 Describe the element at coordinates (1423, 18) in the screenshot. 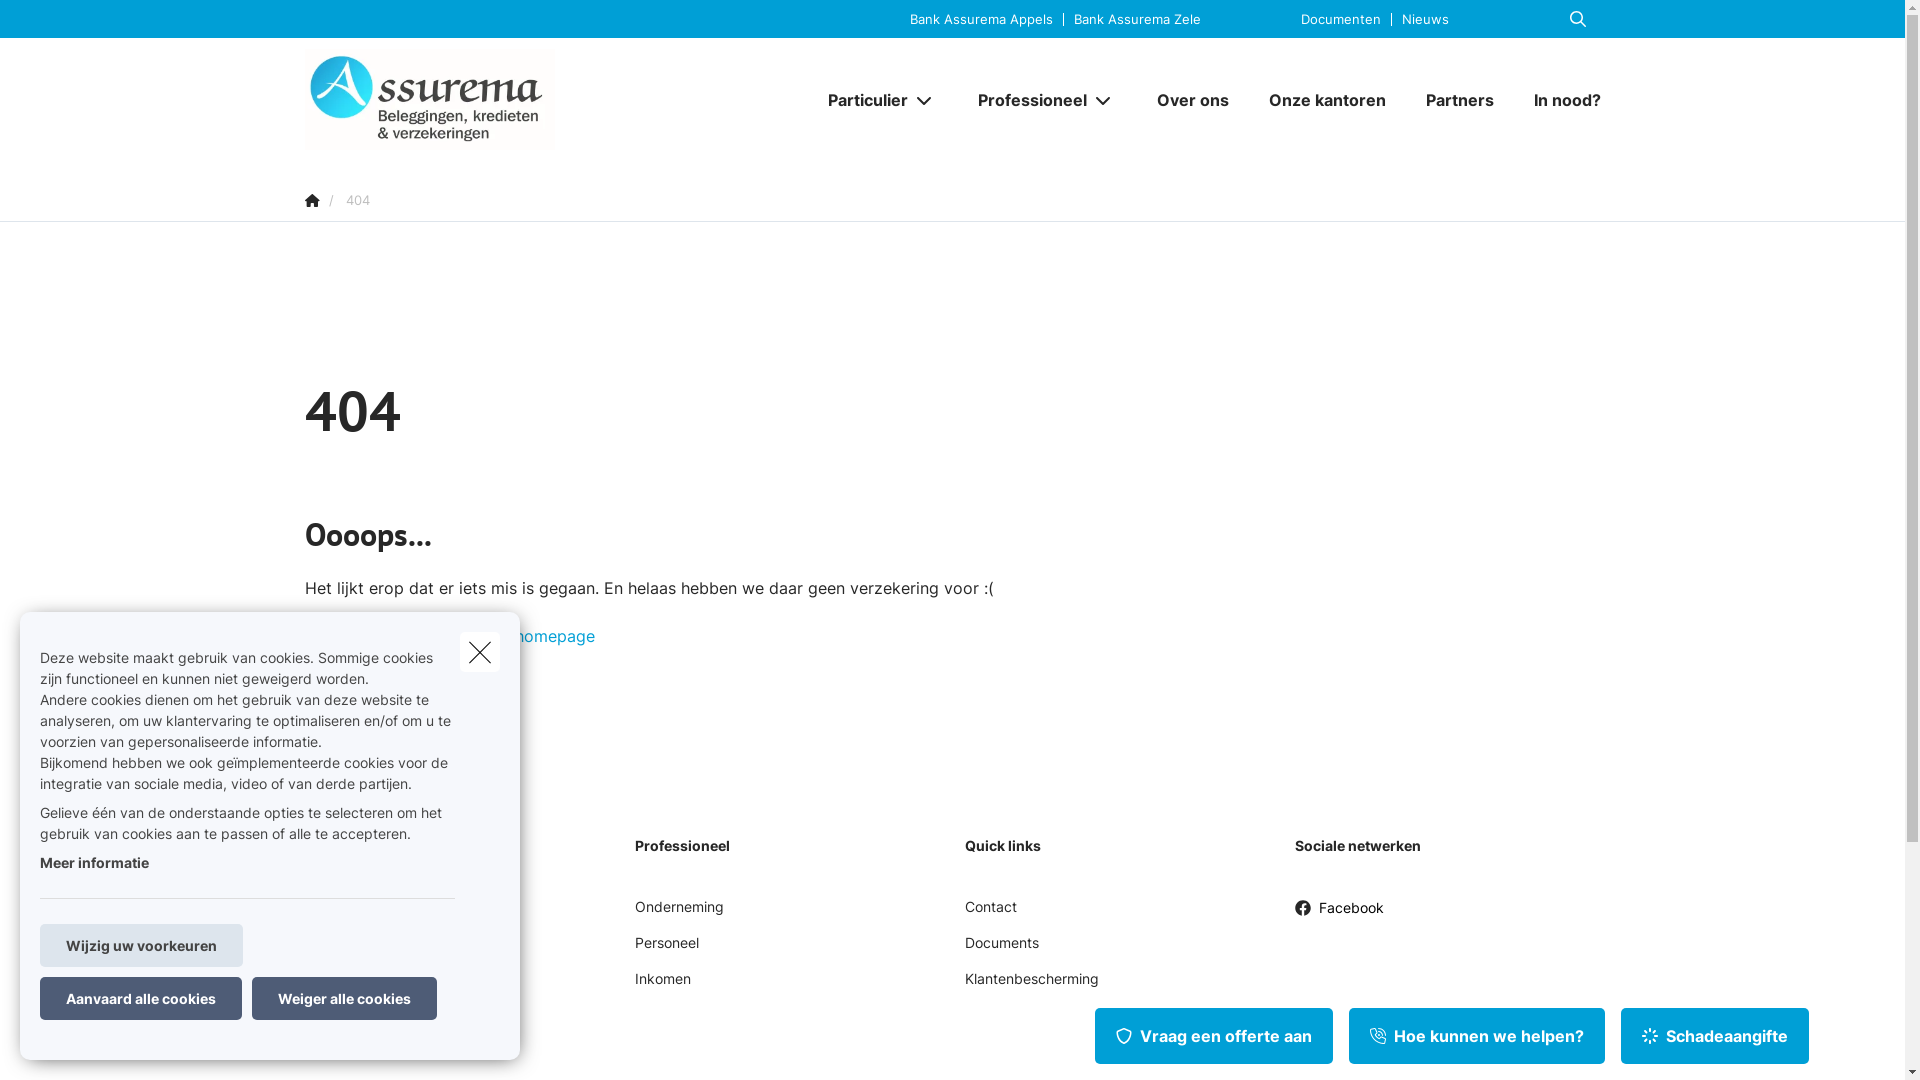

I see `'Nieuws'` at that location.